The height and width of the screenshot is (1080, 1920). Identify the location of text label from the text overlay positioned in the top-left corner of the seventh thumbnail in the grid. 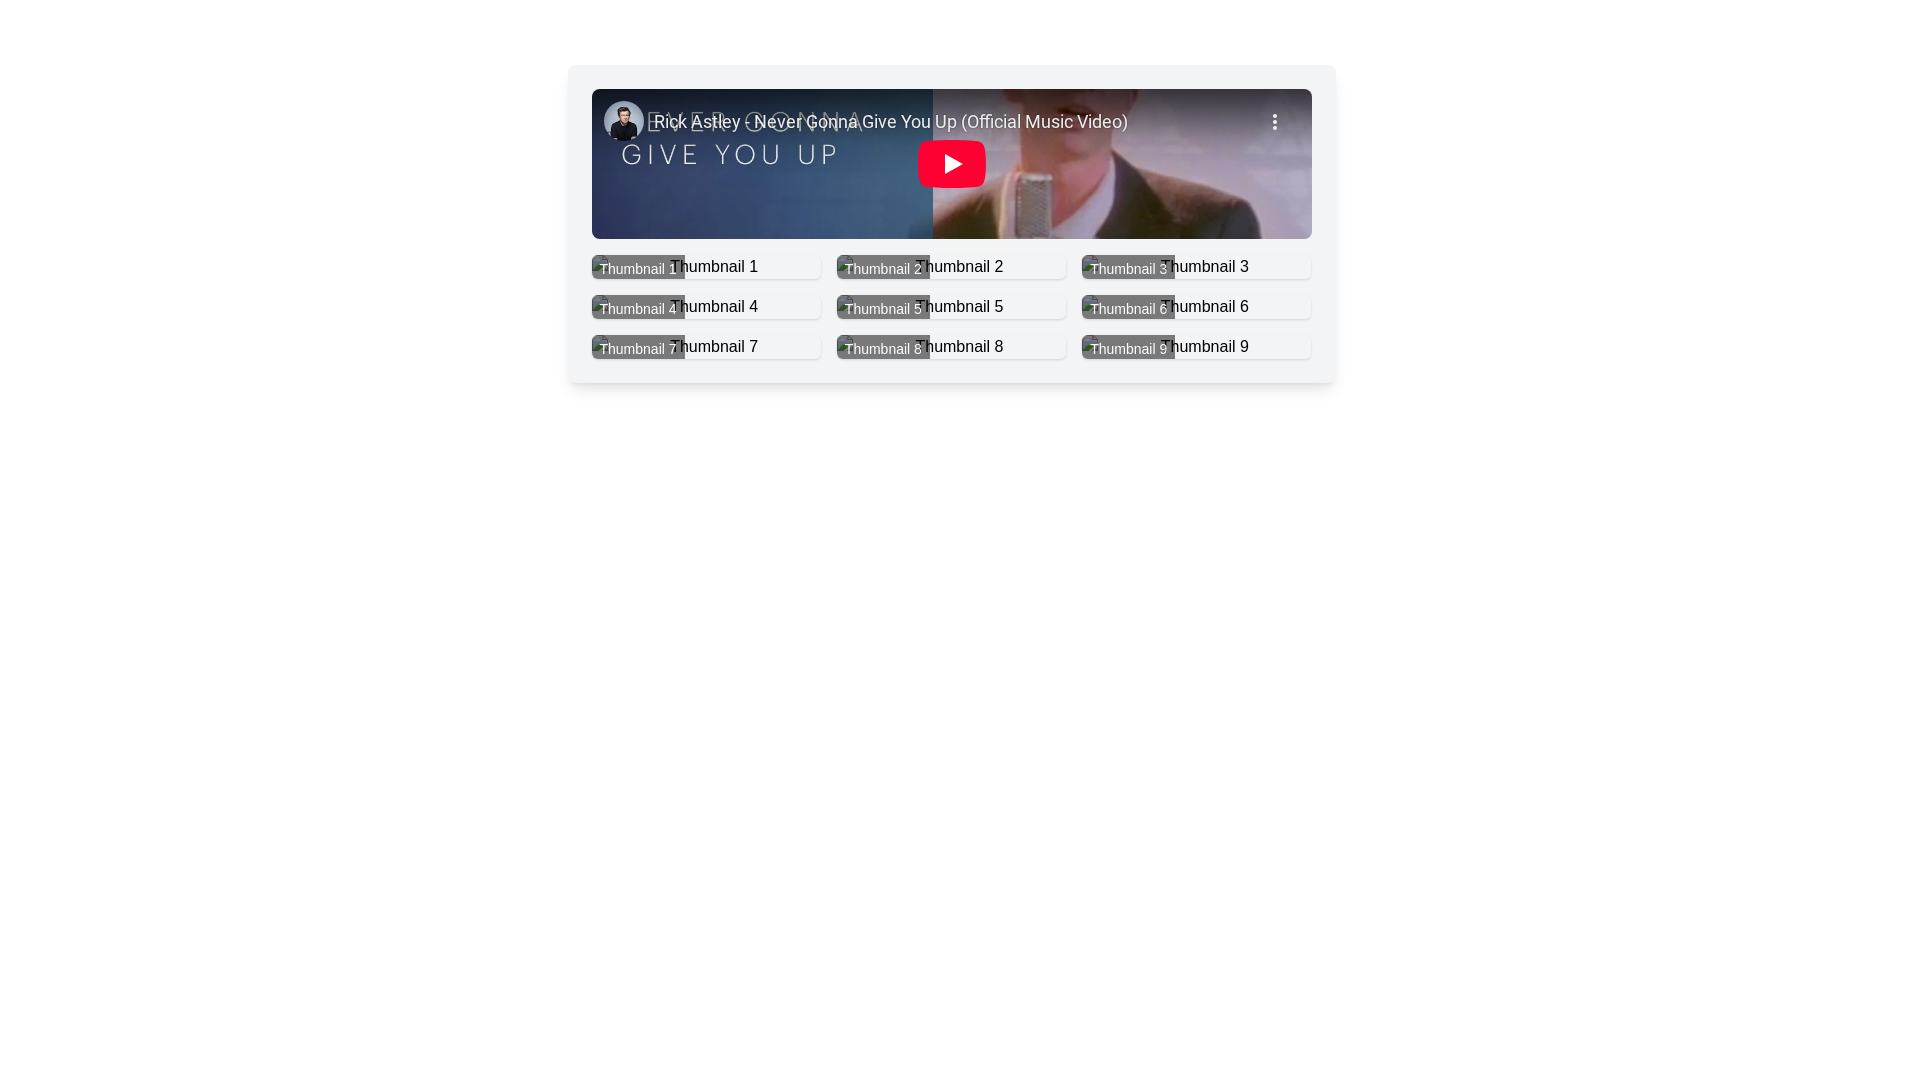
(637, 347).